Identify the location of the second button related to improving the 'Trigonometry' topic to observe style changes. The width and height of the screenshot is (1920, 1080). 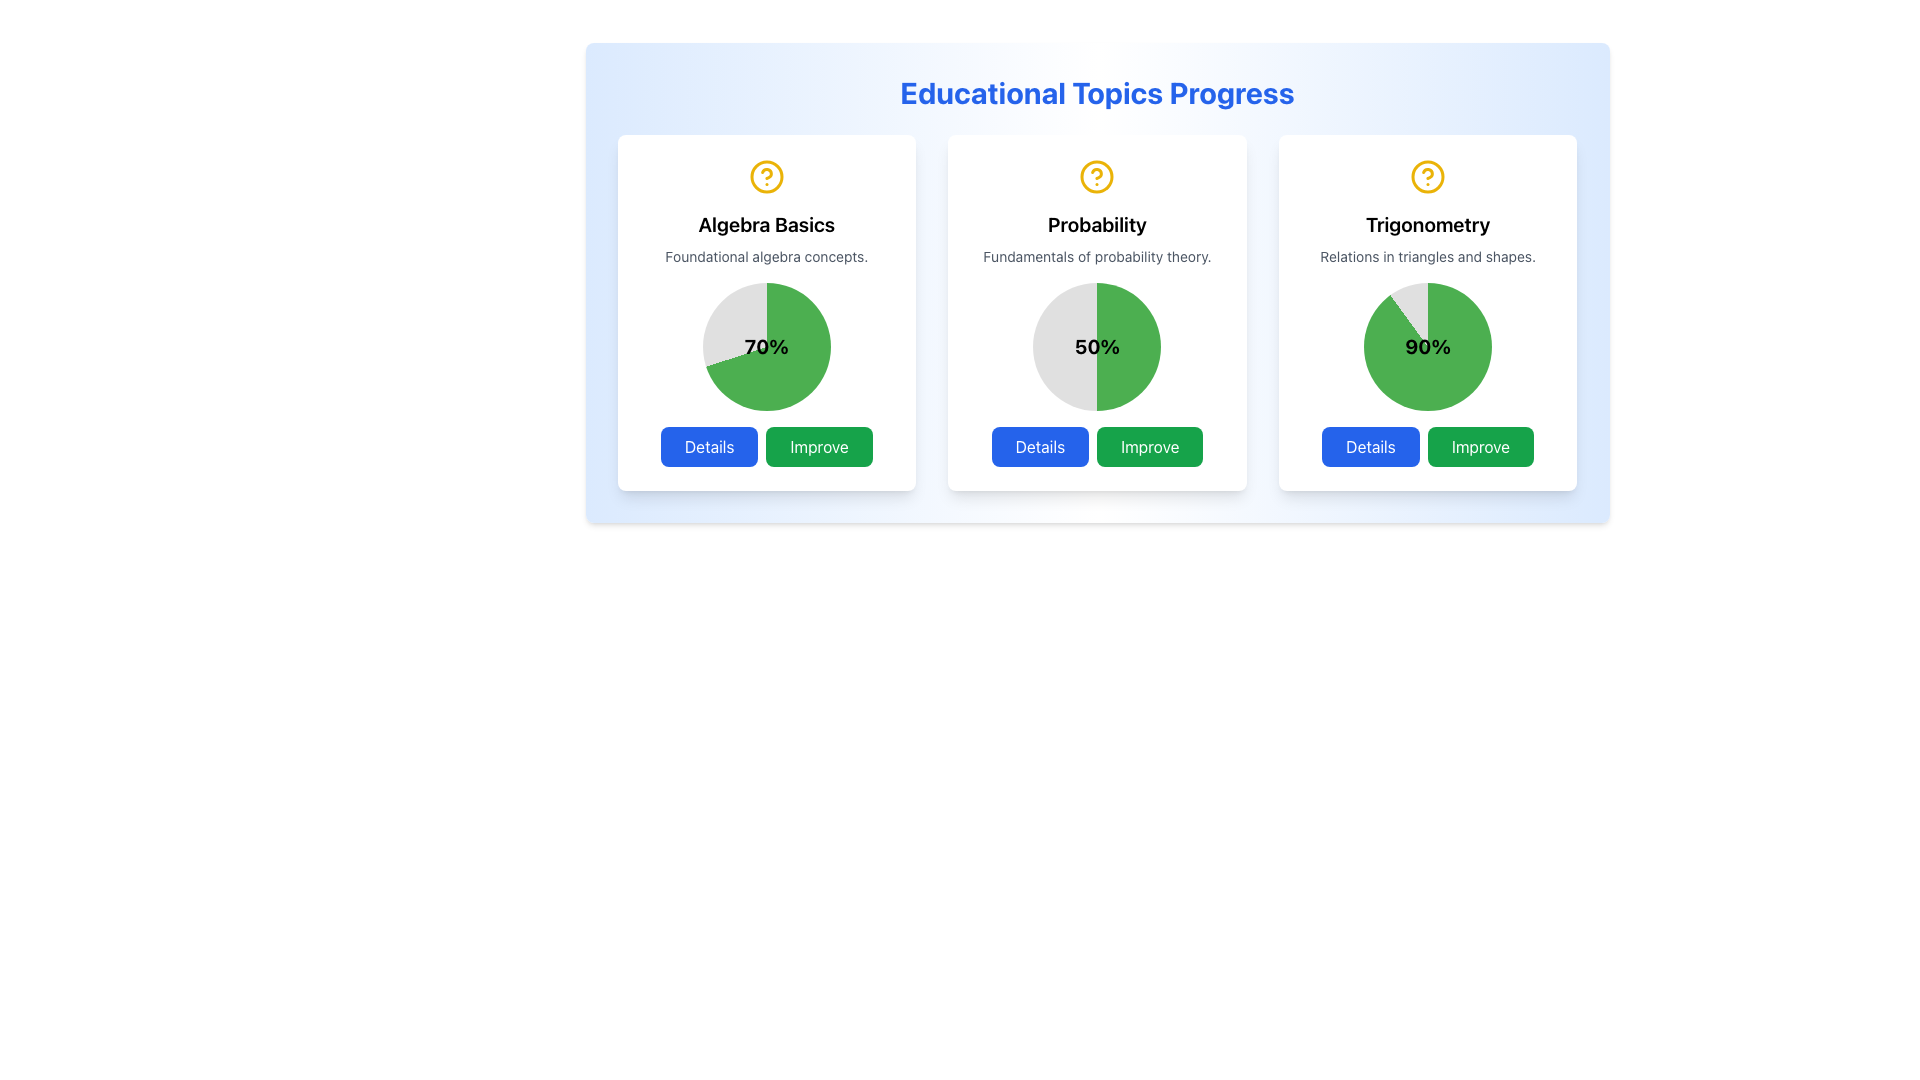
(1480, 446).